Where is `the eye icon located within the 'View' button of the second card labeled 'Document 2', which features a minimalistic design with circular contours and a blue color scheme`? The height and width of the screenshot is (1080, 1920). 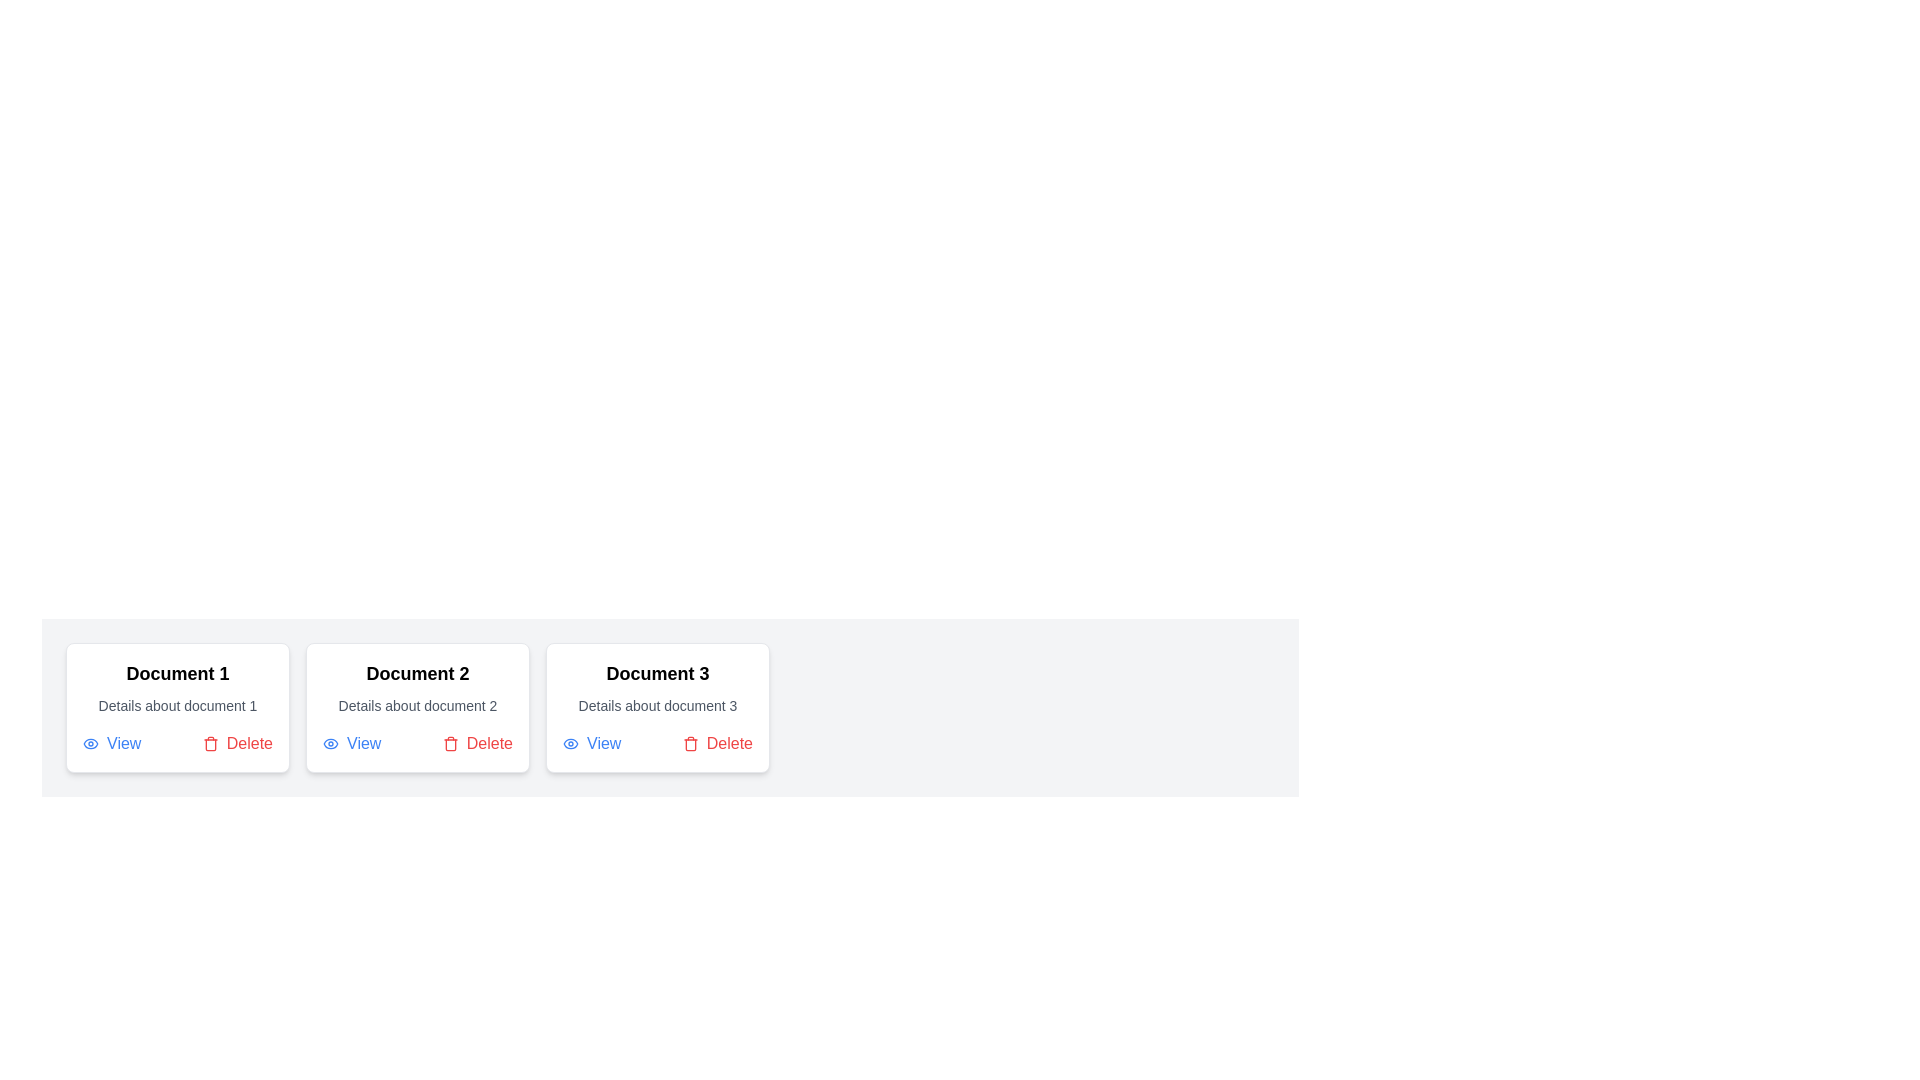 the eye icon located within the 'View' button of the second card labeled 'Document 2', which features a minimalistic design with circular contours and a blue color scheme is located at coordinates (331, 744).